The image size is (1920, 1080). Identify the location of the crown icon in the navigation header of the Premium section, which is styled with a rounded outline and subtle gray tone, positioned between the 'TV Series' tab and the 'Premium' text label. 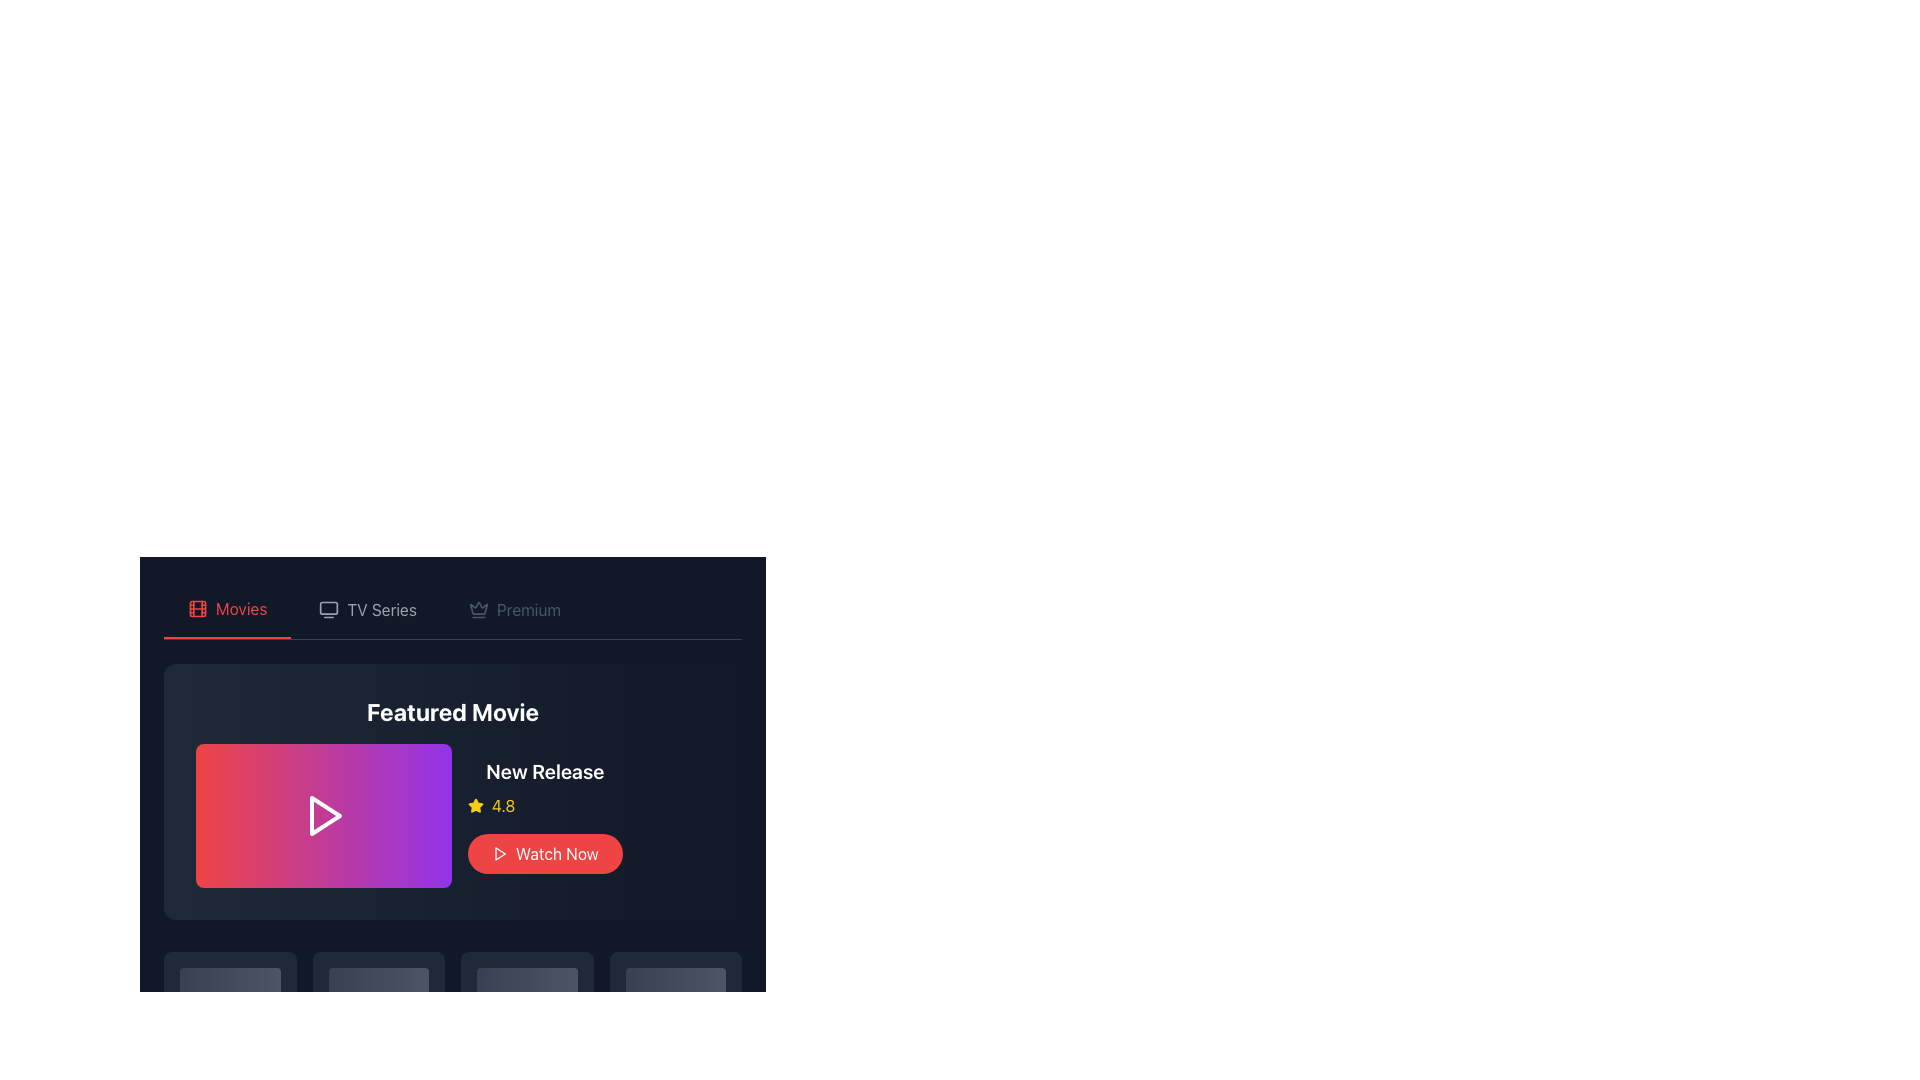
(477, 608).